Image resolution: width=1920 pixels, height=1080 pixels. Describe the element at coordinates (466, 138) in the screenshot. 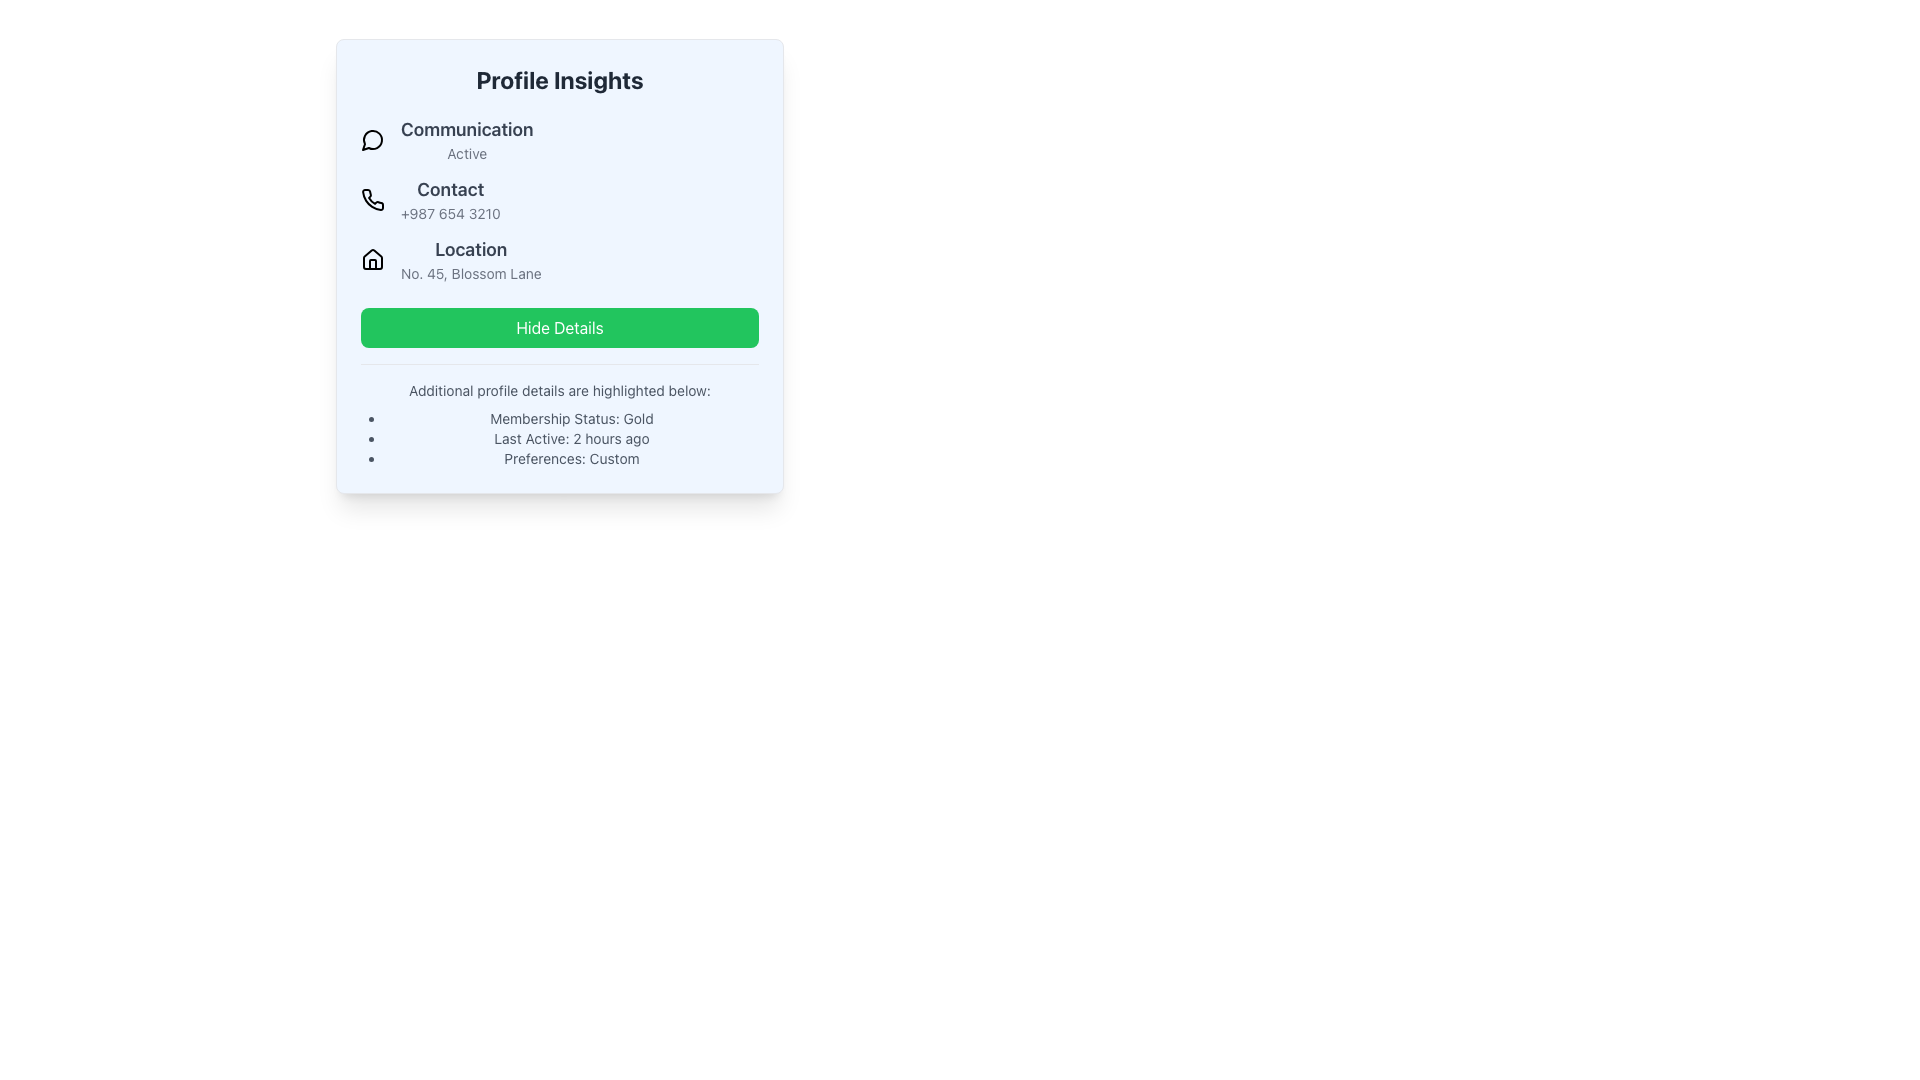

I see `text contents of the status display labeled 'Communication' with the status 'Active', which is the first entry in a vertical list located to the right of a speech bubble icon` at that location.